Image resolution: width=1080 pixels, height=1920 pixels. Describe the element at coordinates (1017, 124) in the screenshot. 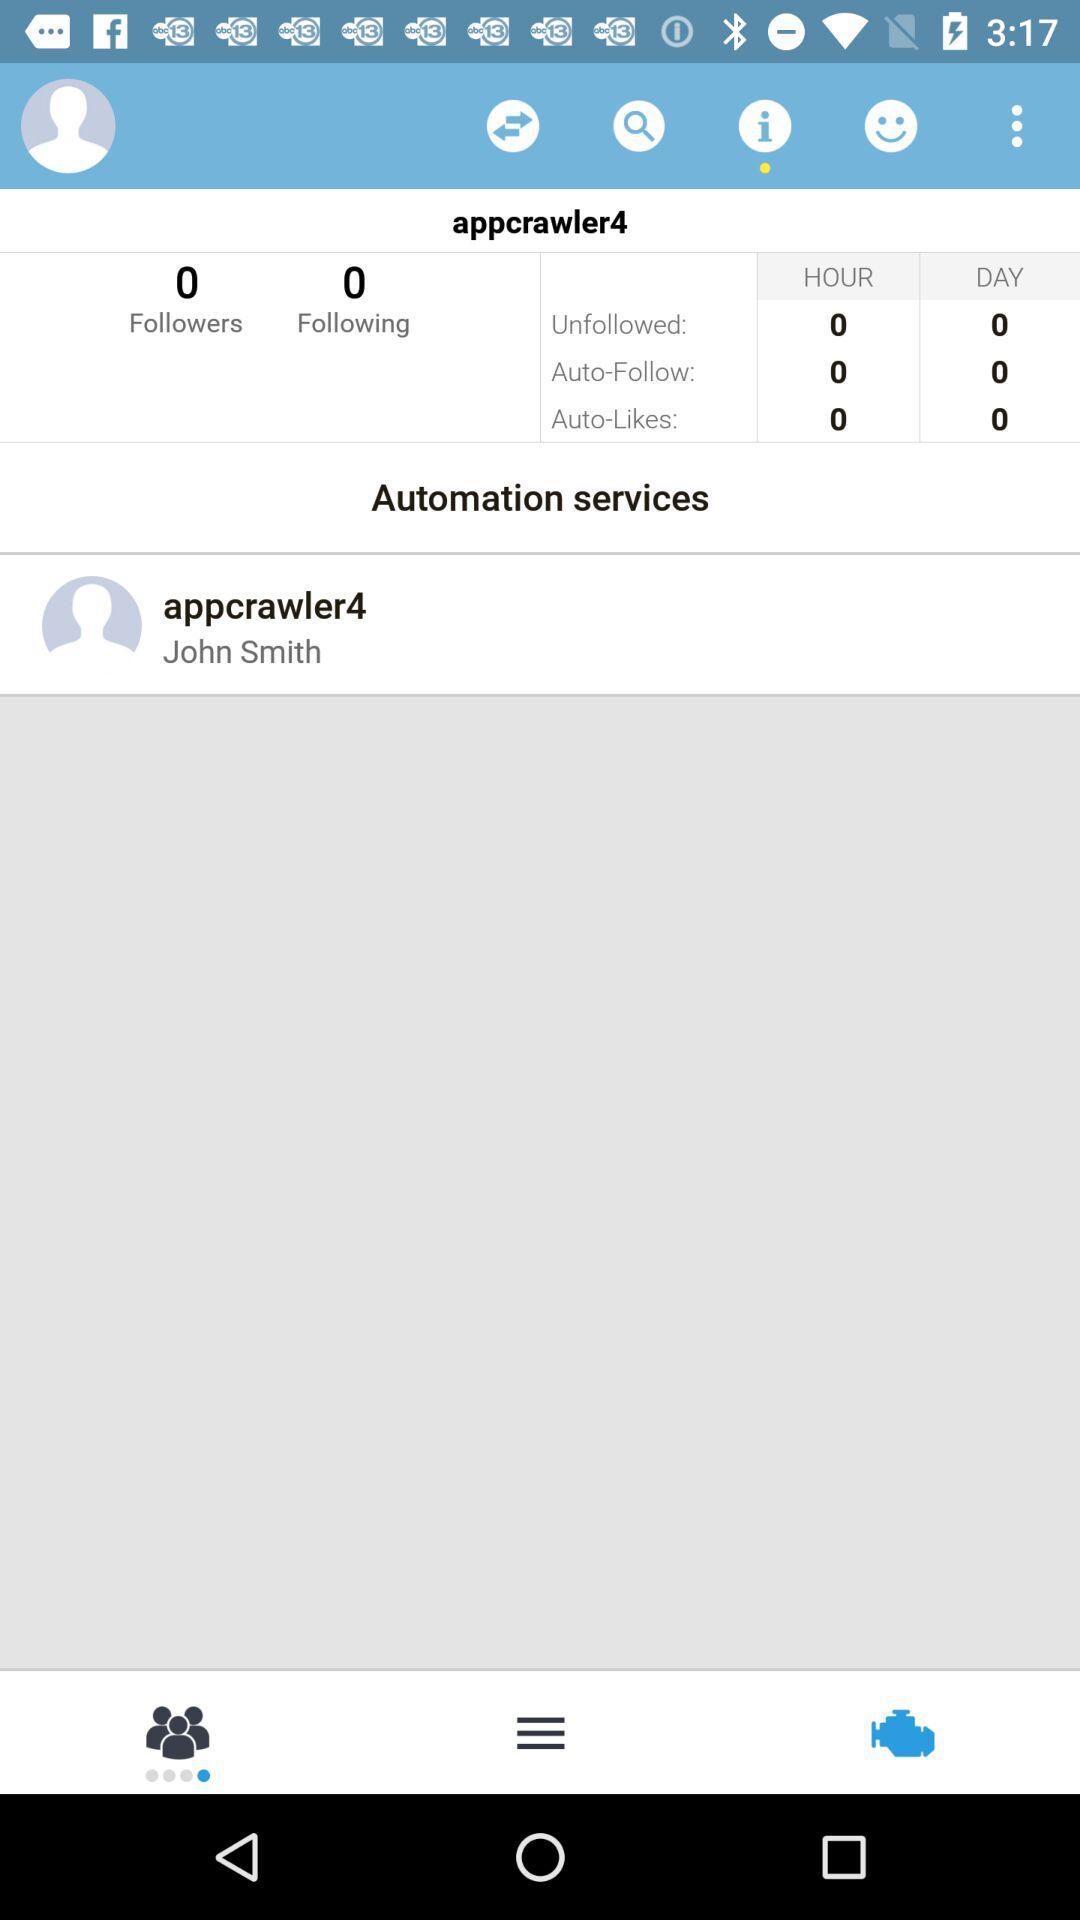

I see `item above appcrawler4 item` at that location.